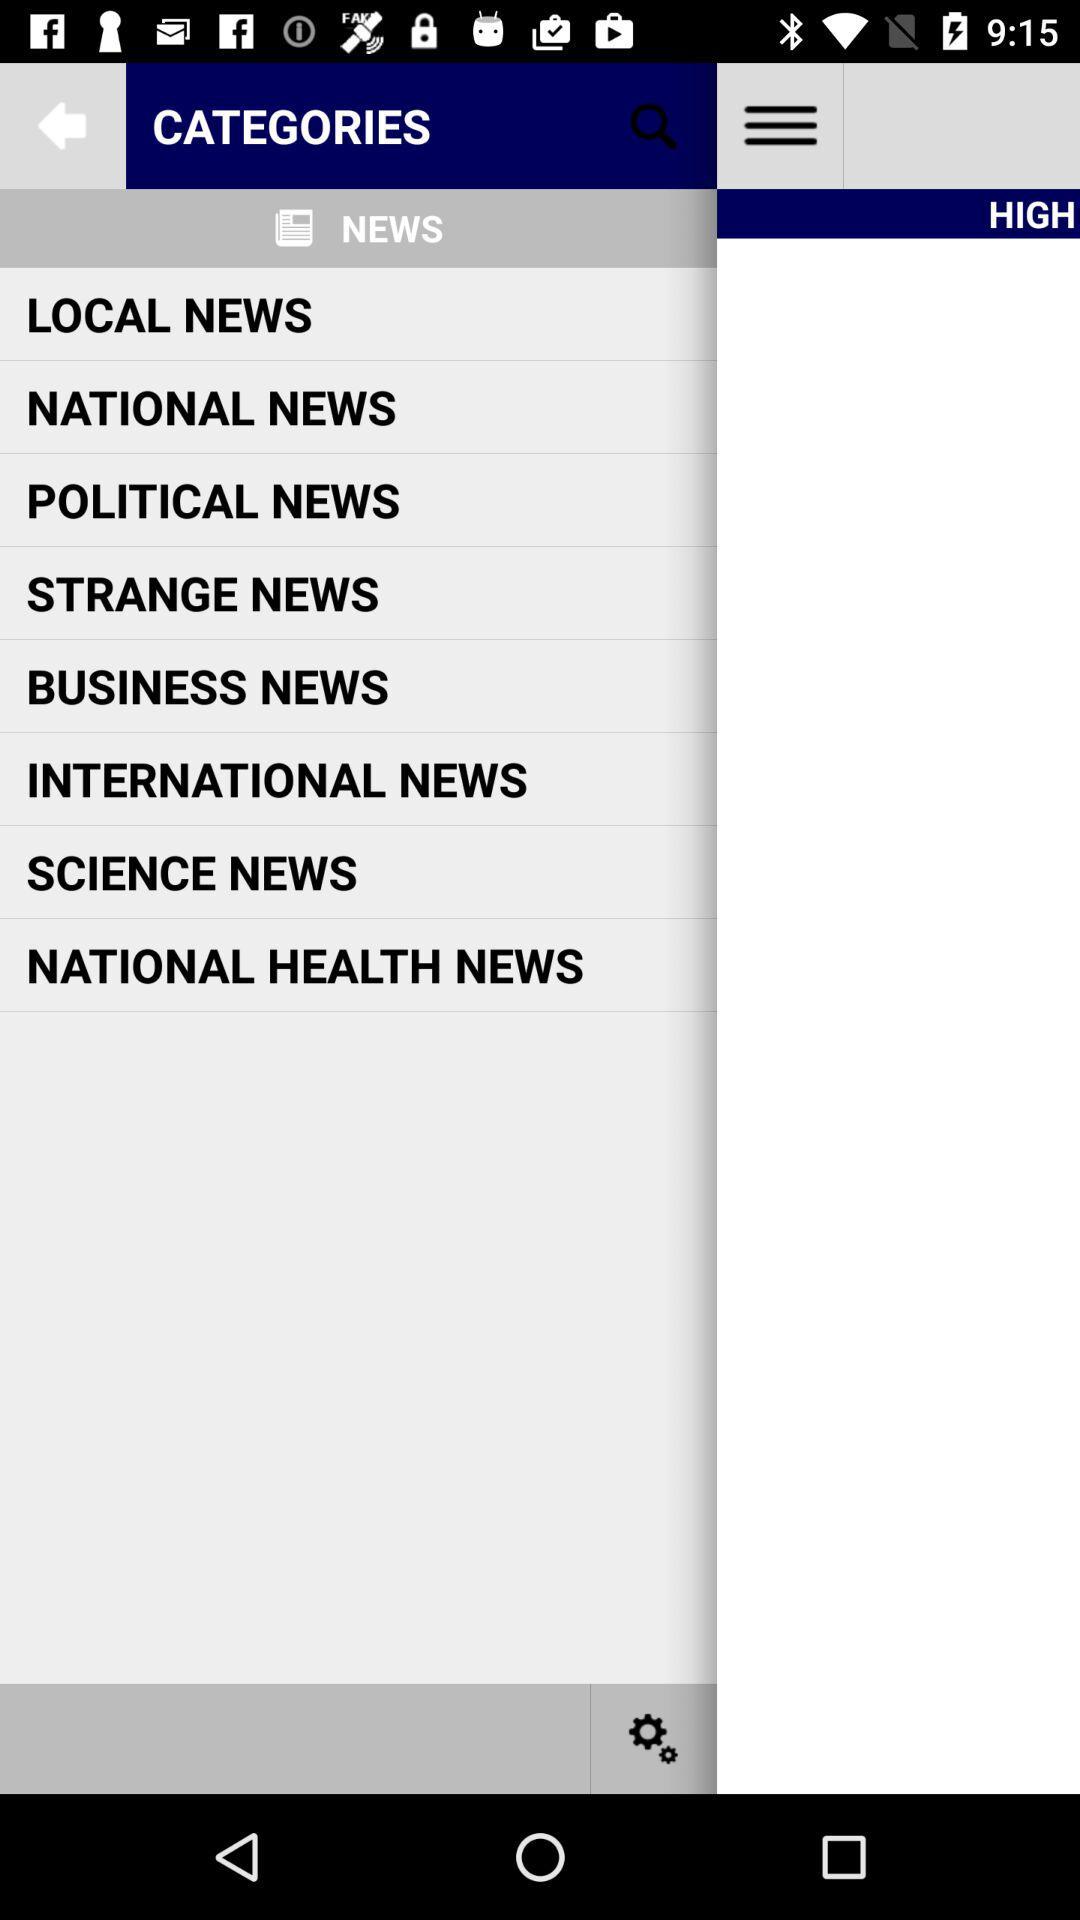  What do you see at coordinates (420, 124) in the screenshot?
I see `categories which is above news` at bounding box center [420, 124].